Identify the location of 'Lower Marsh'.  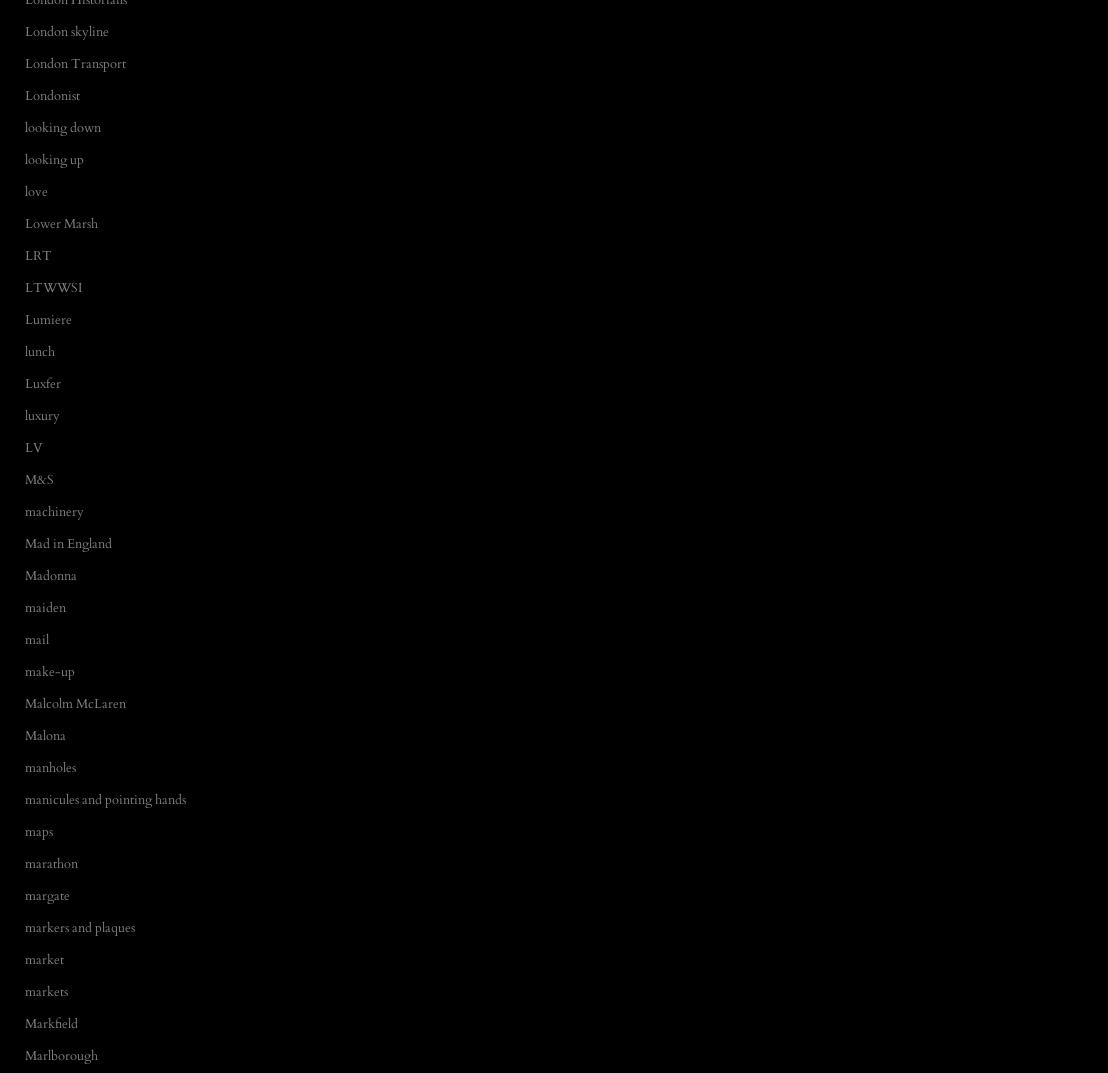
(25, 222).